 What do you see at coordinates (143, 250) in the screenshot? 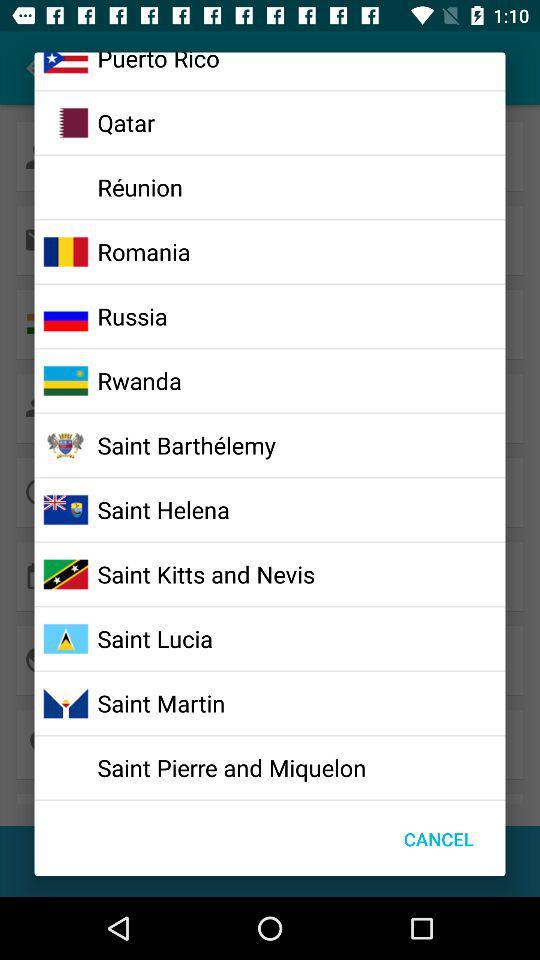
I see `the romania` at bounding box center [143, 250].